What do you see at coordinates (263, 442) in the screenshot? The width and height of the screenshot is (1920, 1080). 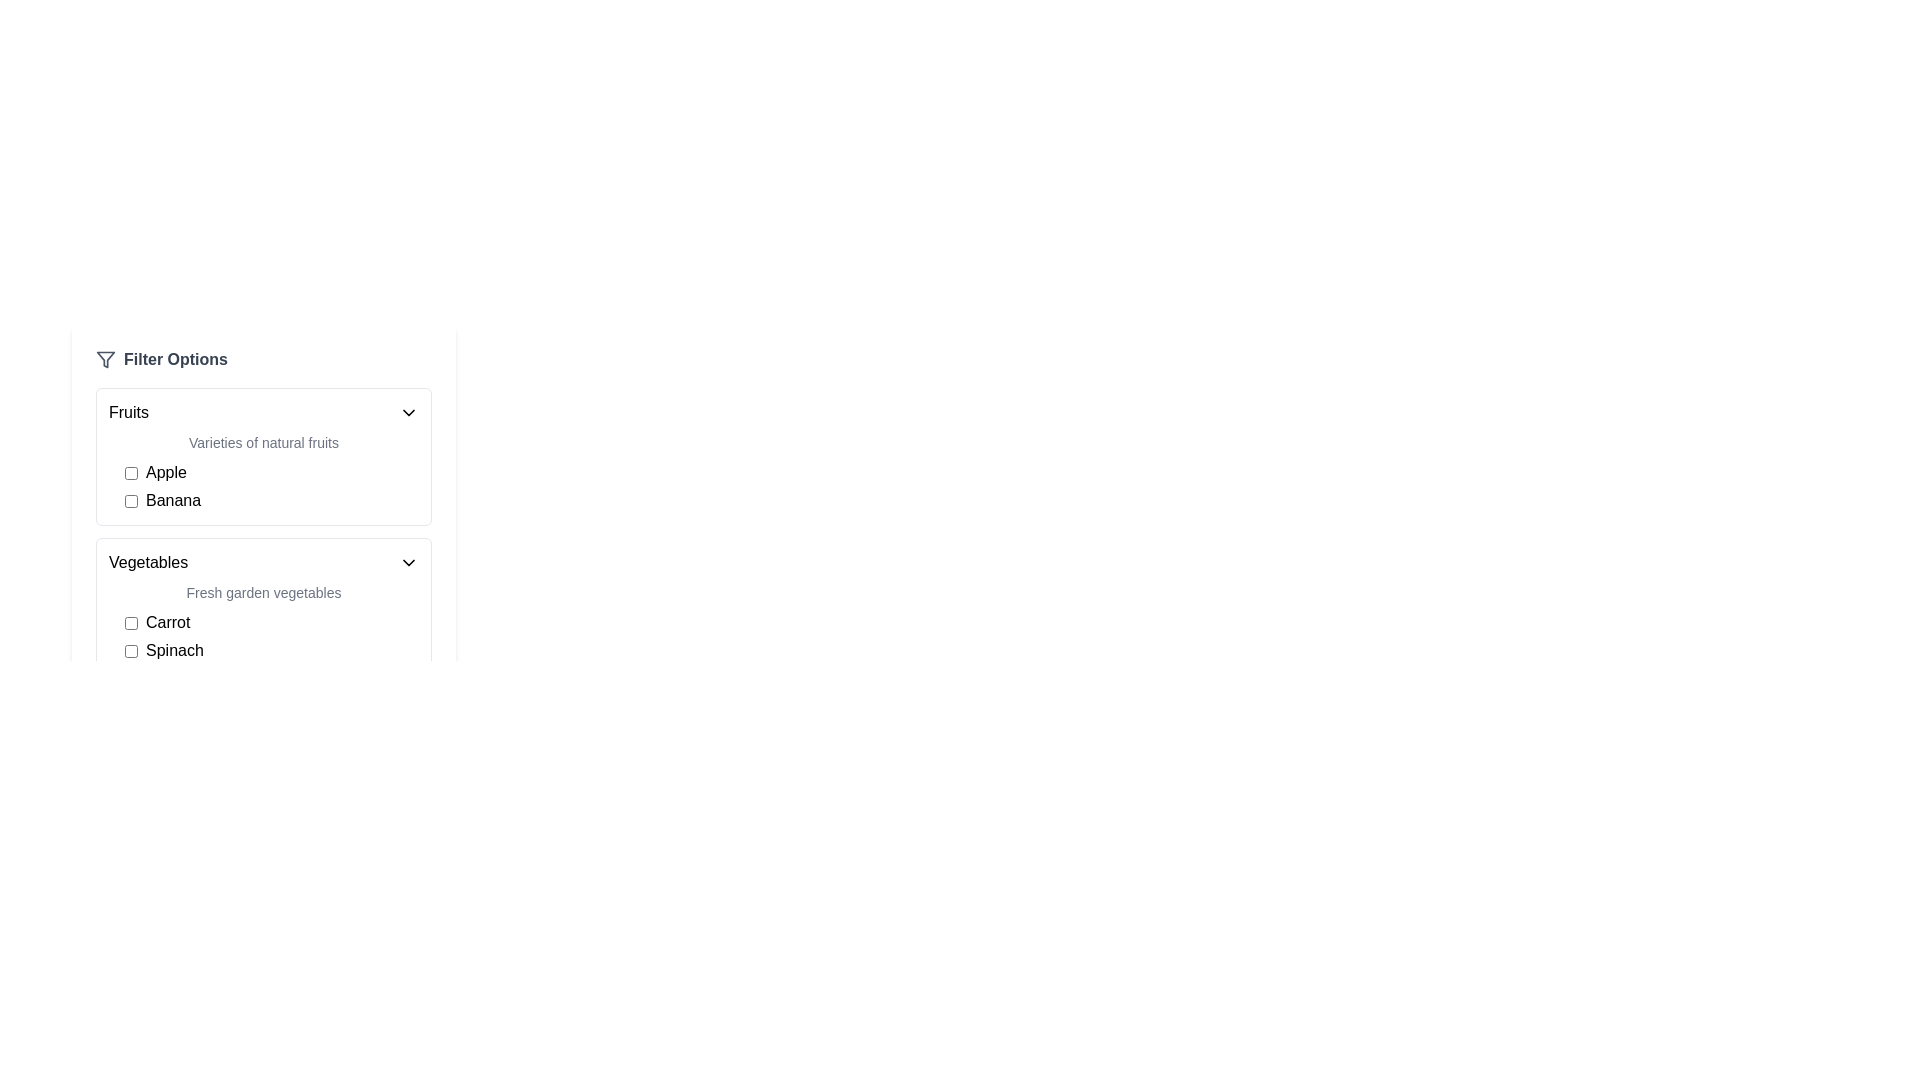 I see `the descriptive label for the 'Fruits' dropdown list, which is positioned above the list of options in the 'Filter Options' section` at bounding box center [263, 442].